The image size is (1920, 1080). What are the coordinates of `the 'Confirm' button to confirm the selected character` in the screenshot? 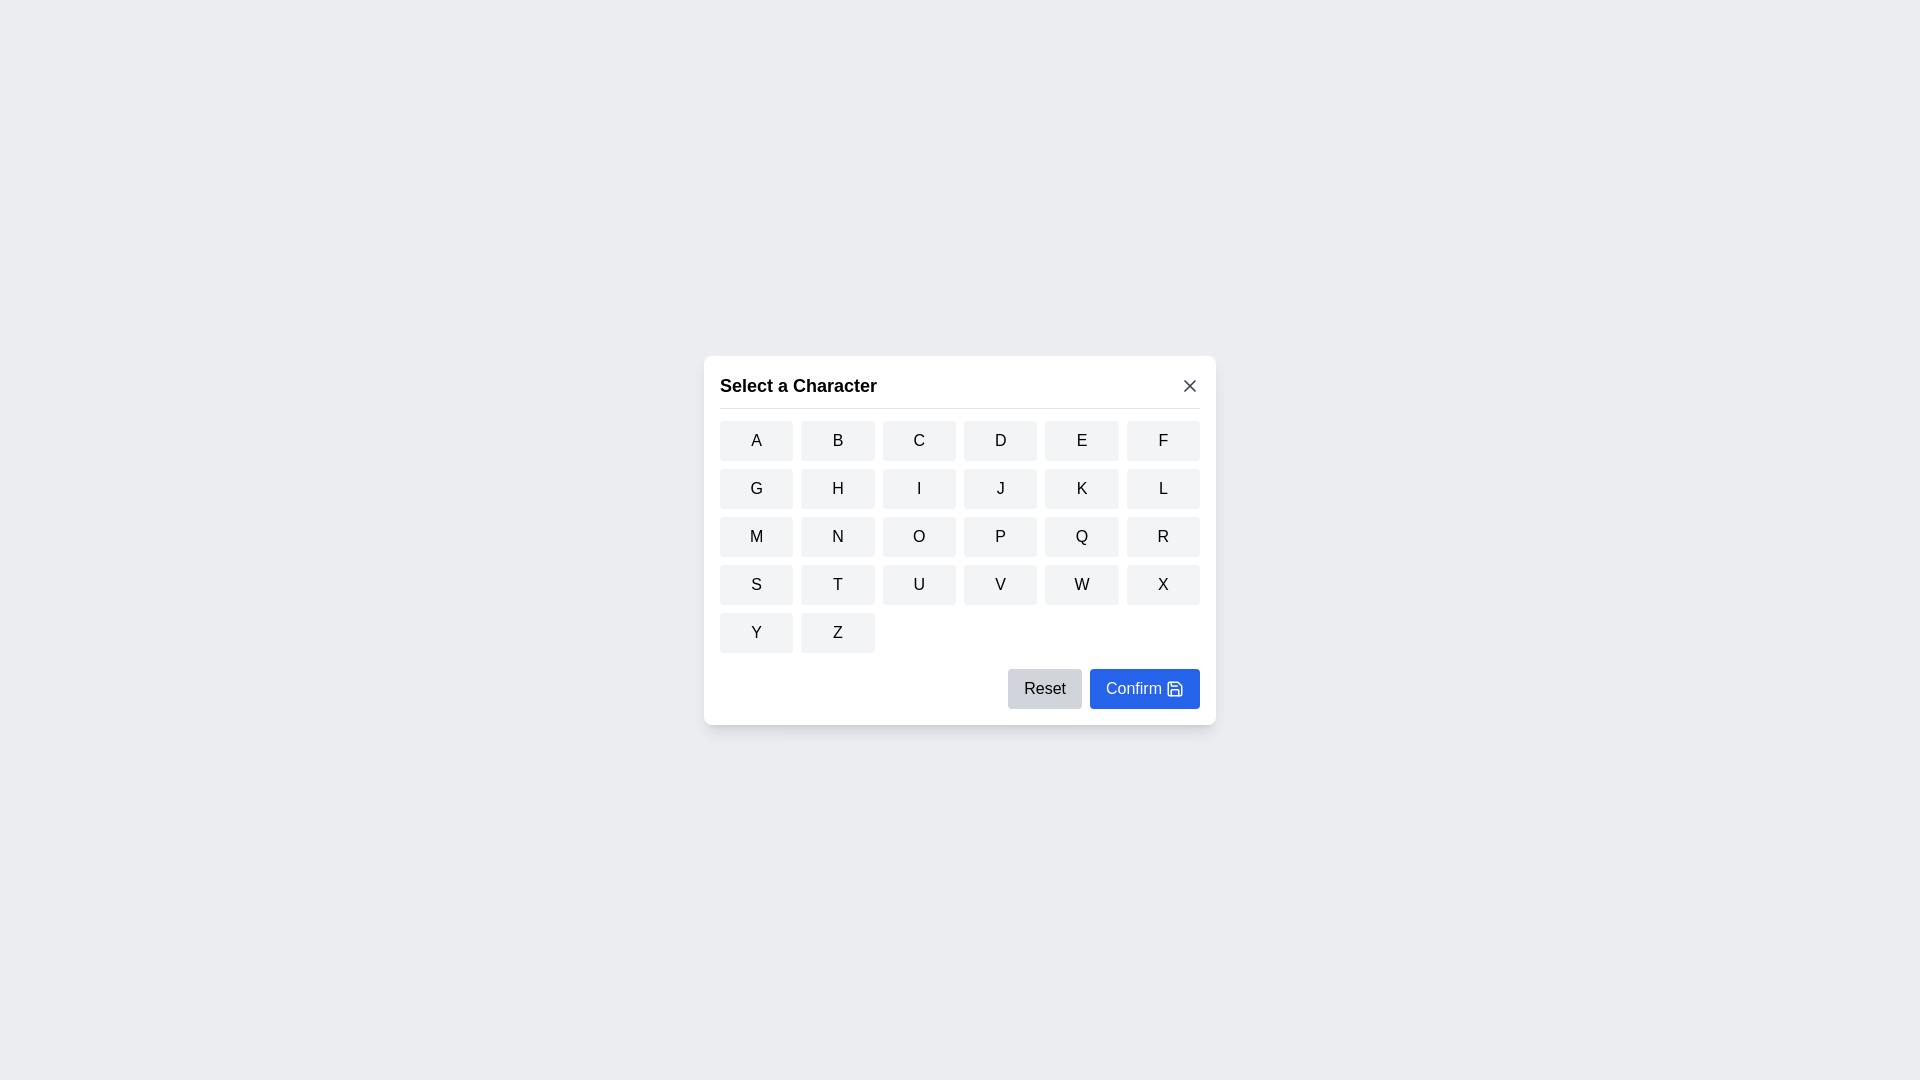 It's located at (1144, 687).